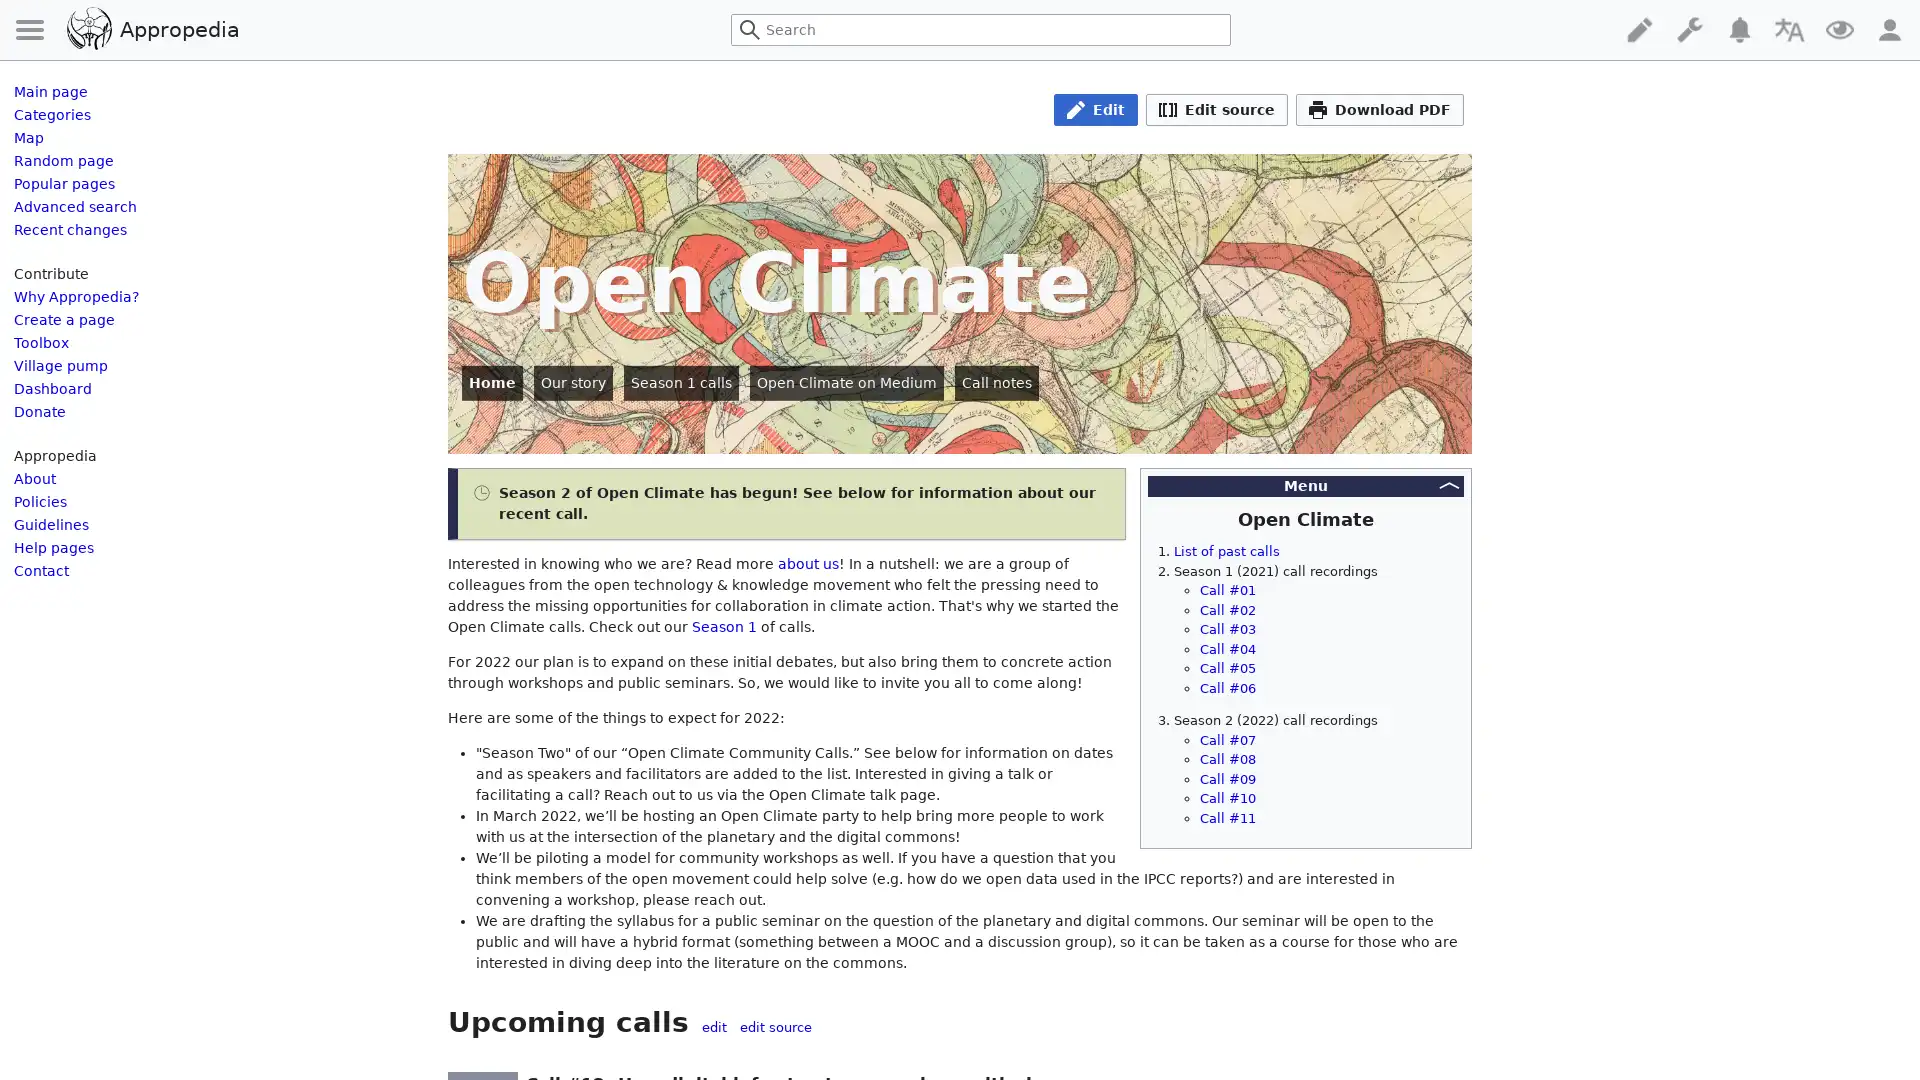 Image resolution: width=1920 pixels, height=1080 pixels. I want to click on Edit source, so click(1216, 110).